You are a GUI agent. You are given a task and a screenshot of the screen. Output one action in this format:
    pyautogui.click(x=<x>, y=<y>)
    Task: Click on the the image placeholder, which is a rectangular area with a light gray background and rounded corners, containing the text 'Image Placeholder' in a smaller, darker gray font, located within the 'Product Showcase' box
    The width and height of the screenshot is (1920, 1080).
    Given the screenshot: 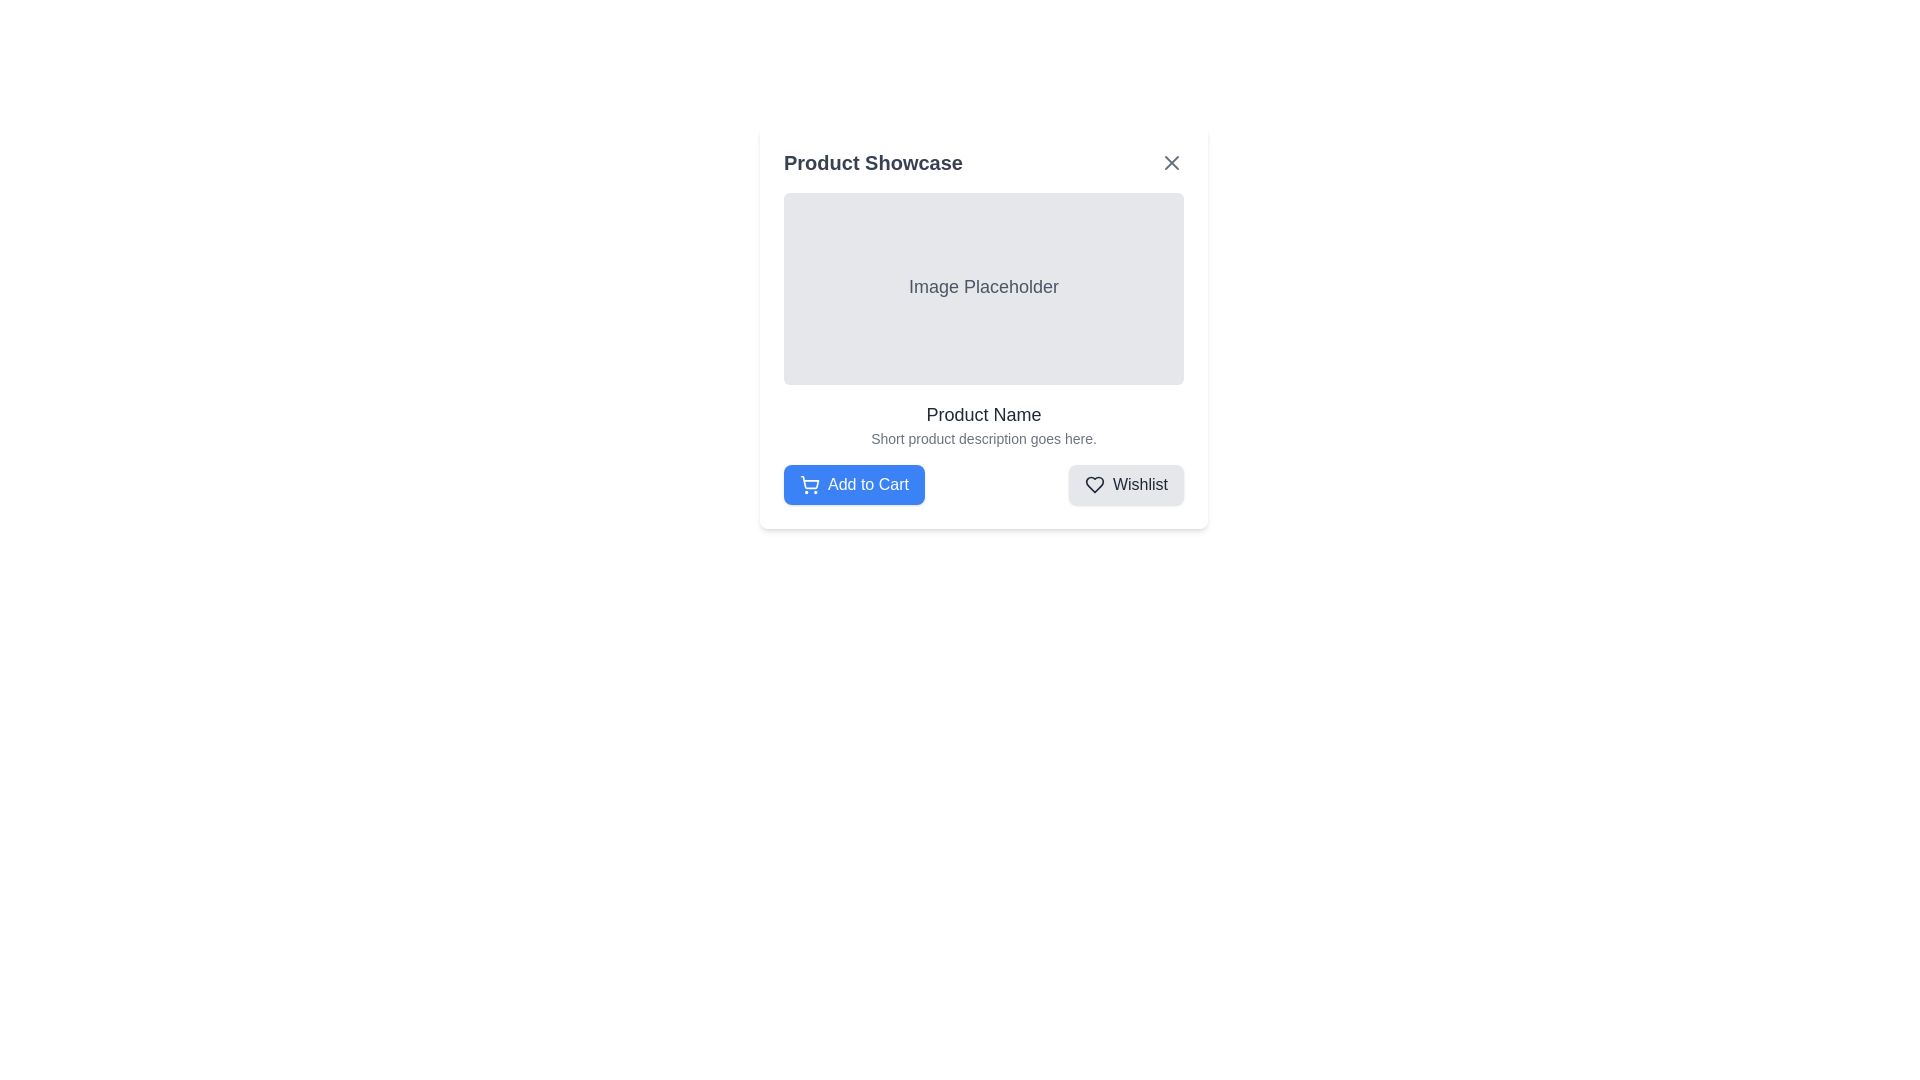 What is the action you would take?
    pyautogui.click(x=983, y=289)
    